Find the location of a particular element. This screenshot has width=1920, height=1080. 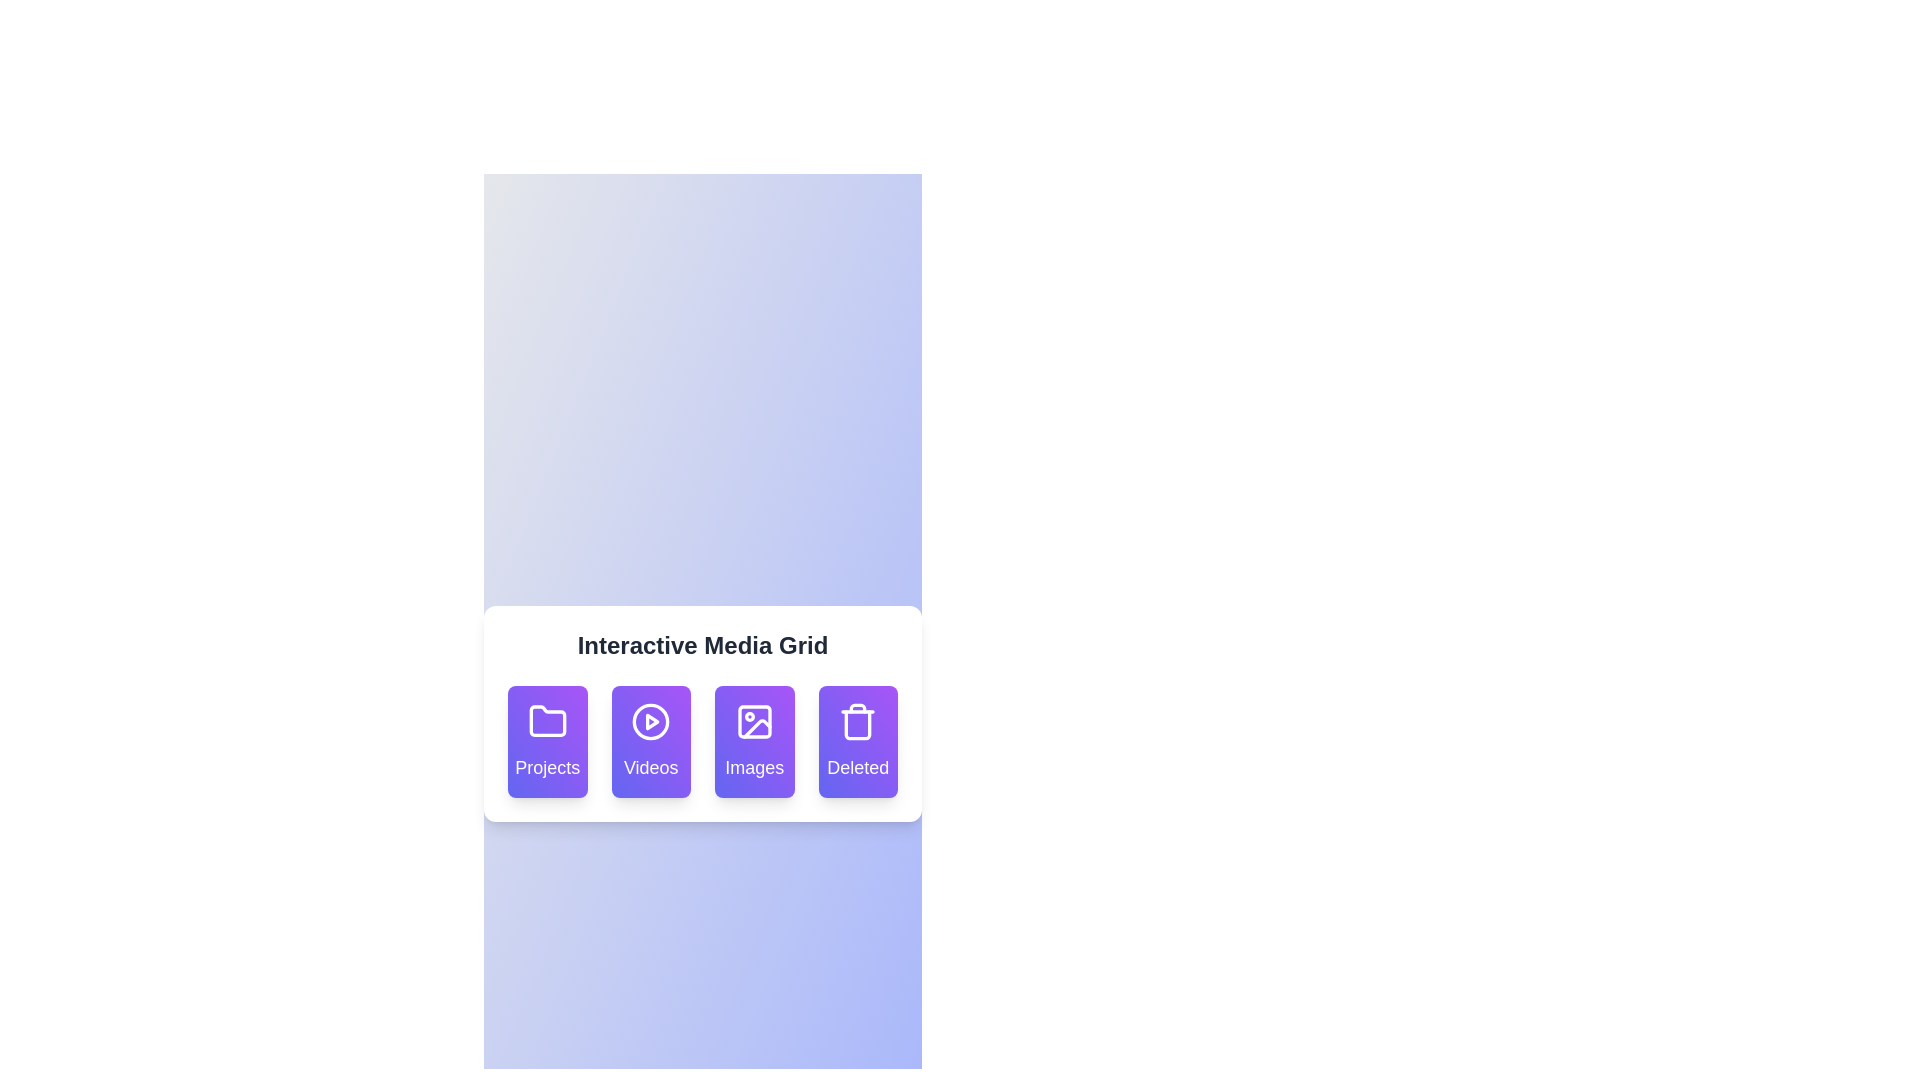

the button for accessing or managing deleted items, which is the rightmost button in a horizontal group of four buttons, adjacent to the 'Images' button on the left is located at coordinates (858, 721).